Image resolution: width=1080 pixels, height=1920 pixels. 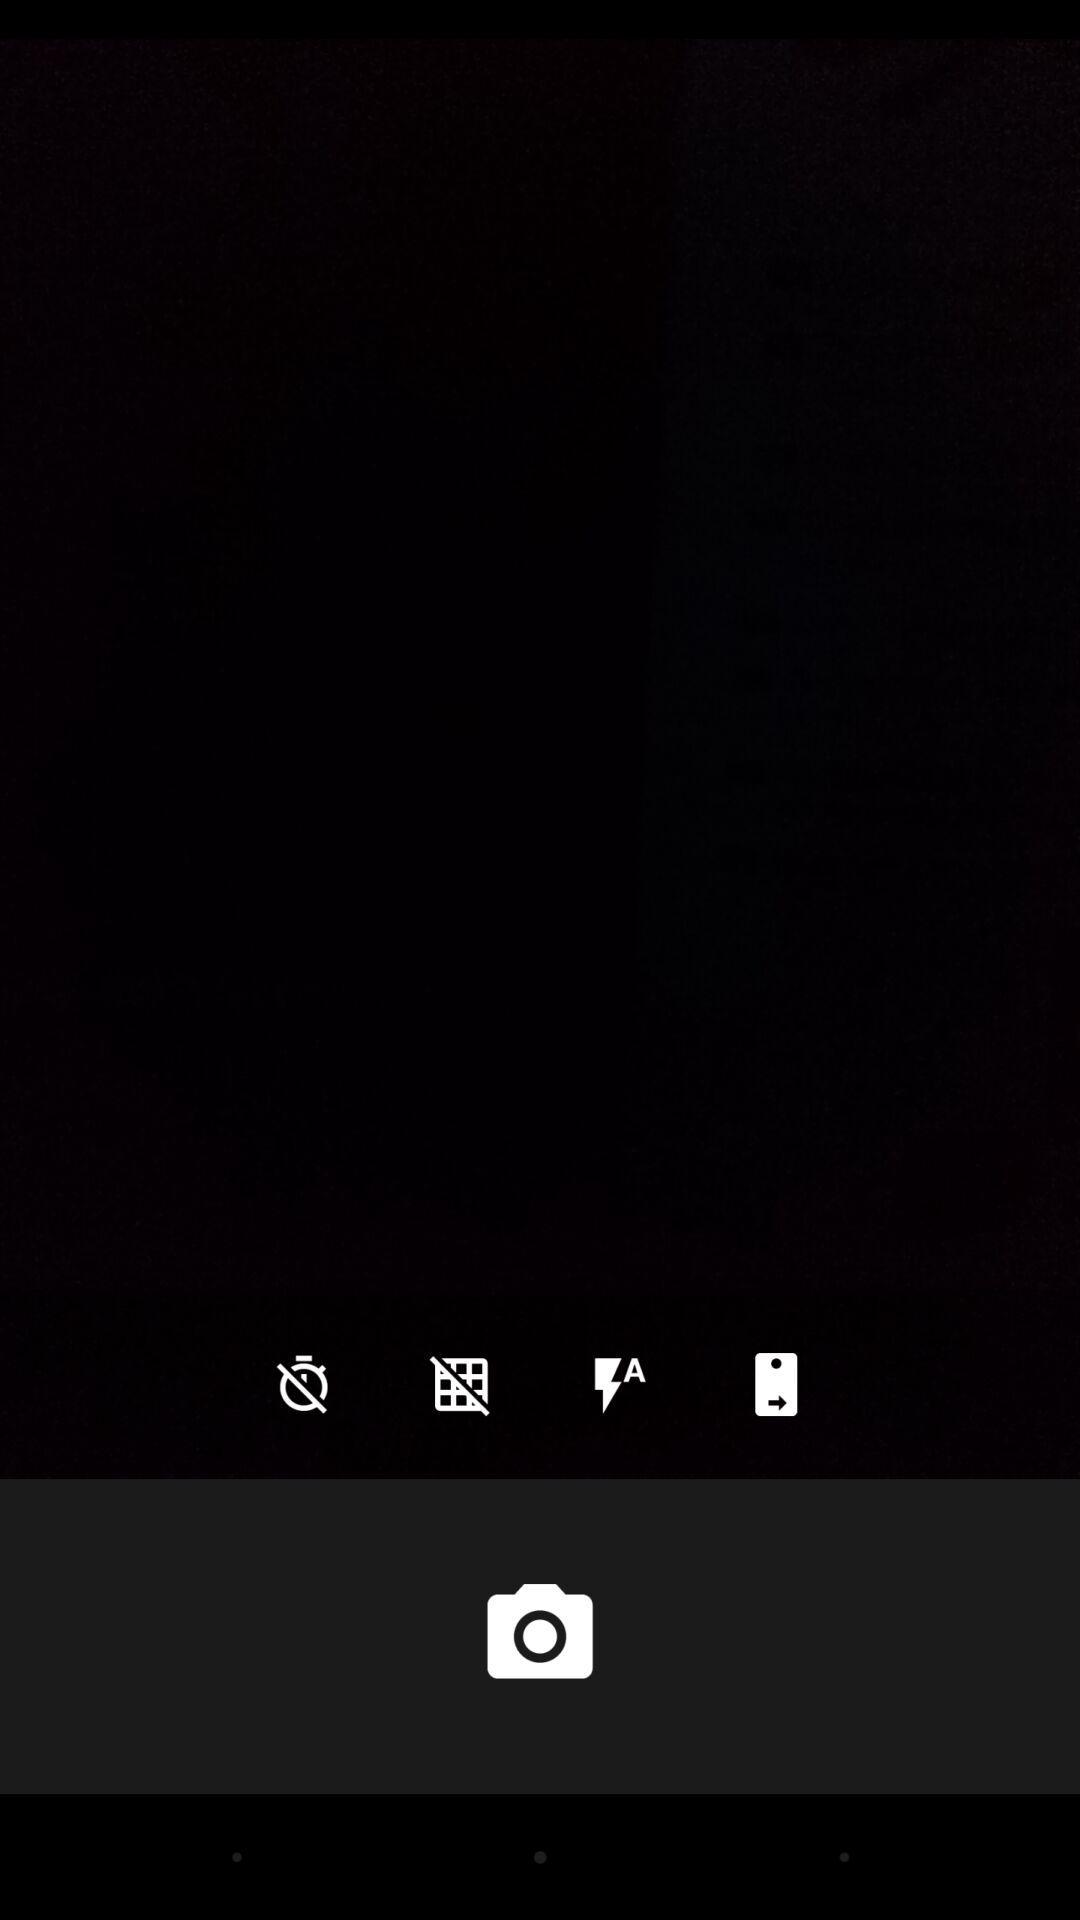 What do you see at coordinates (303, 1383) in the screenshot?
I see `the time icon` at bounding box center [303, 1383].